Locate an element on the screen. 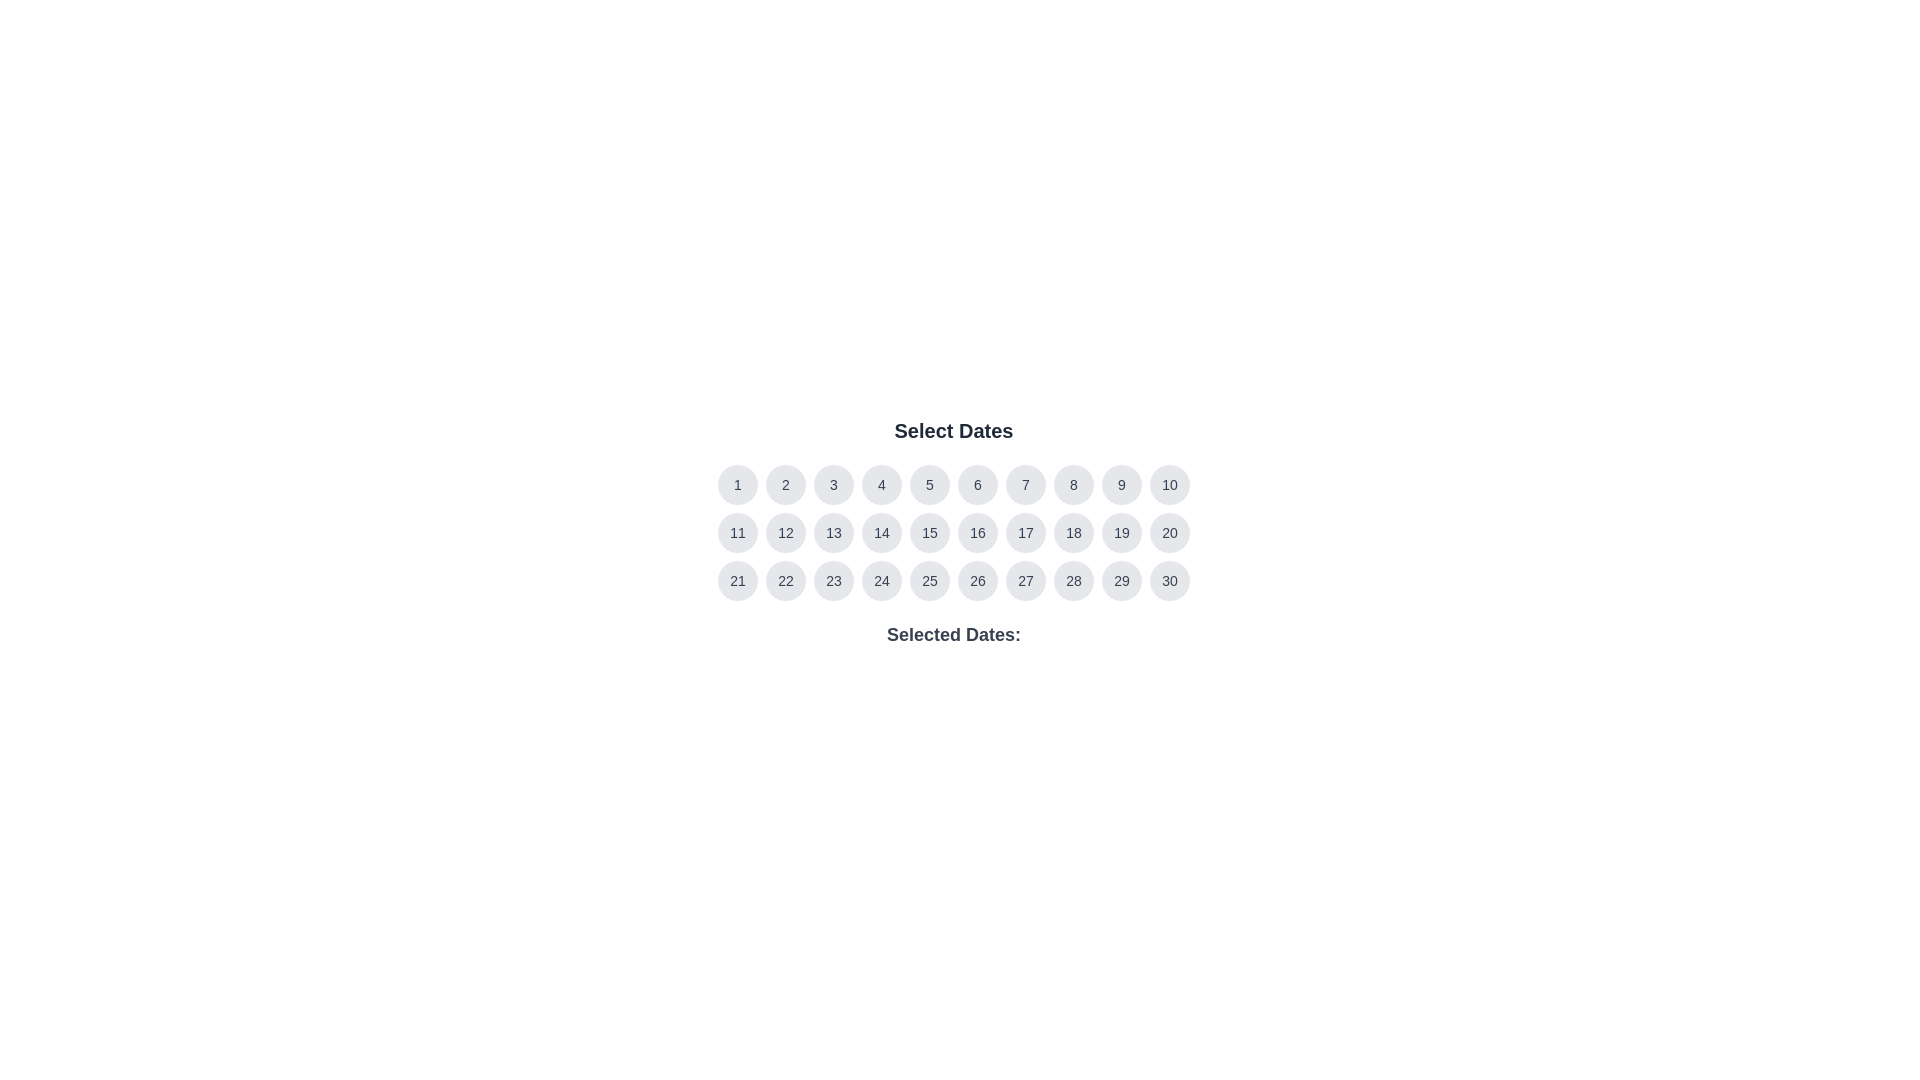  the circular button with the number '21' displayed in the center, which is located in the bottom-left area of the grid under the 'Select Dates' label is located at coordinates (737, 581).